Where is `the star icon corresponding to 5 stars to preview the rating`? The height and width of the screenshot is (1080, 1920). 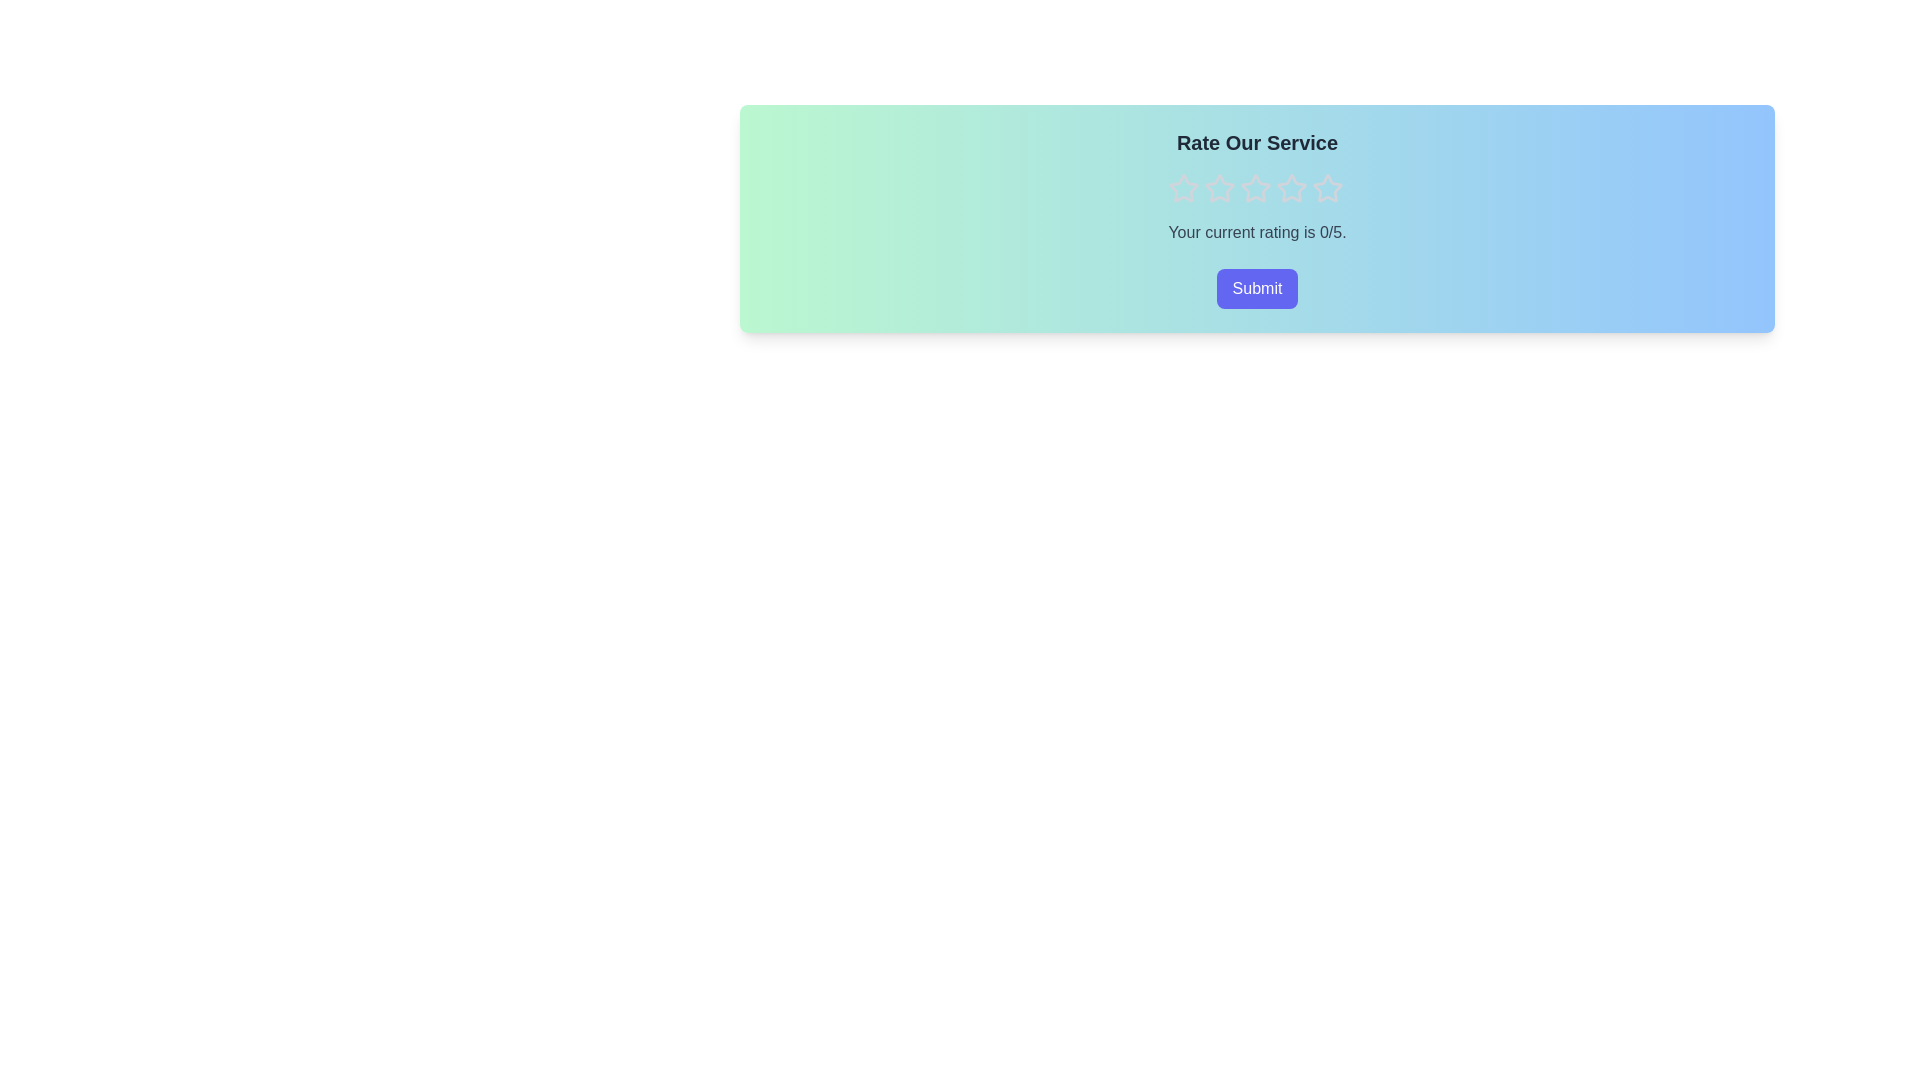
the star icon corresponding to 5 stars to preview the rating is located at coordinates (1327, 189).